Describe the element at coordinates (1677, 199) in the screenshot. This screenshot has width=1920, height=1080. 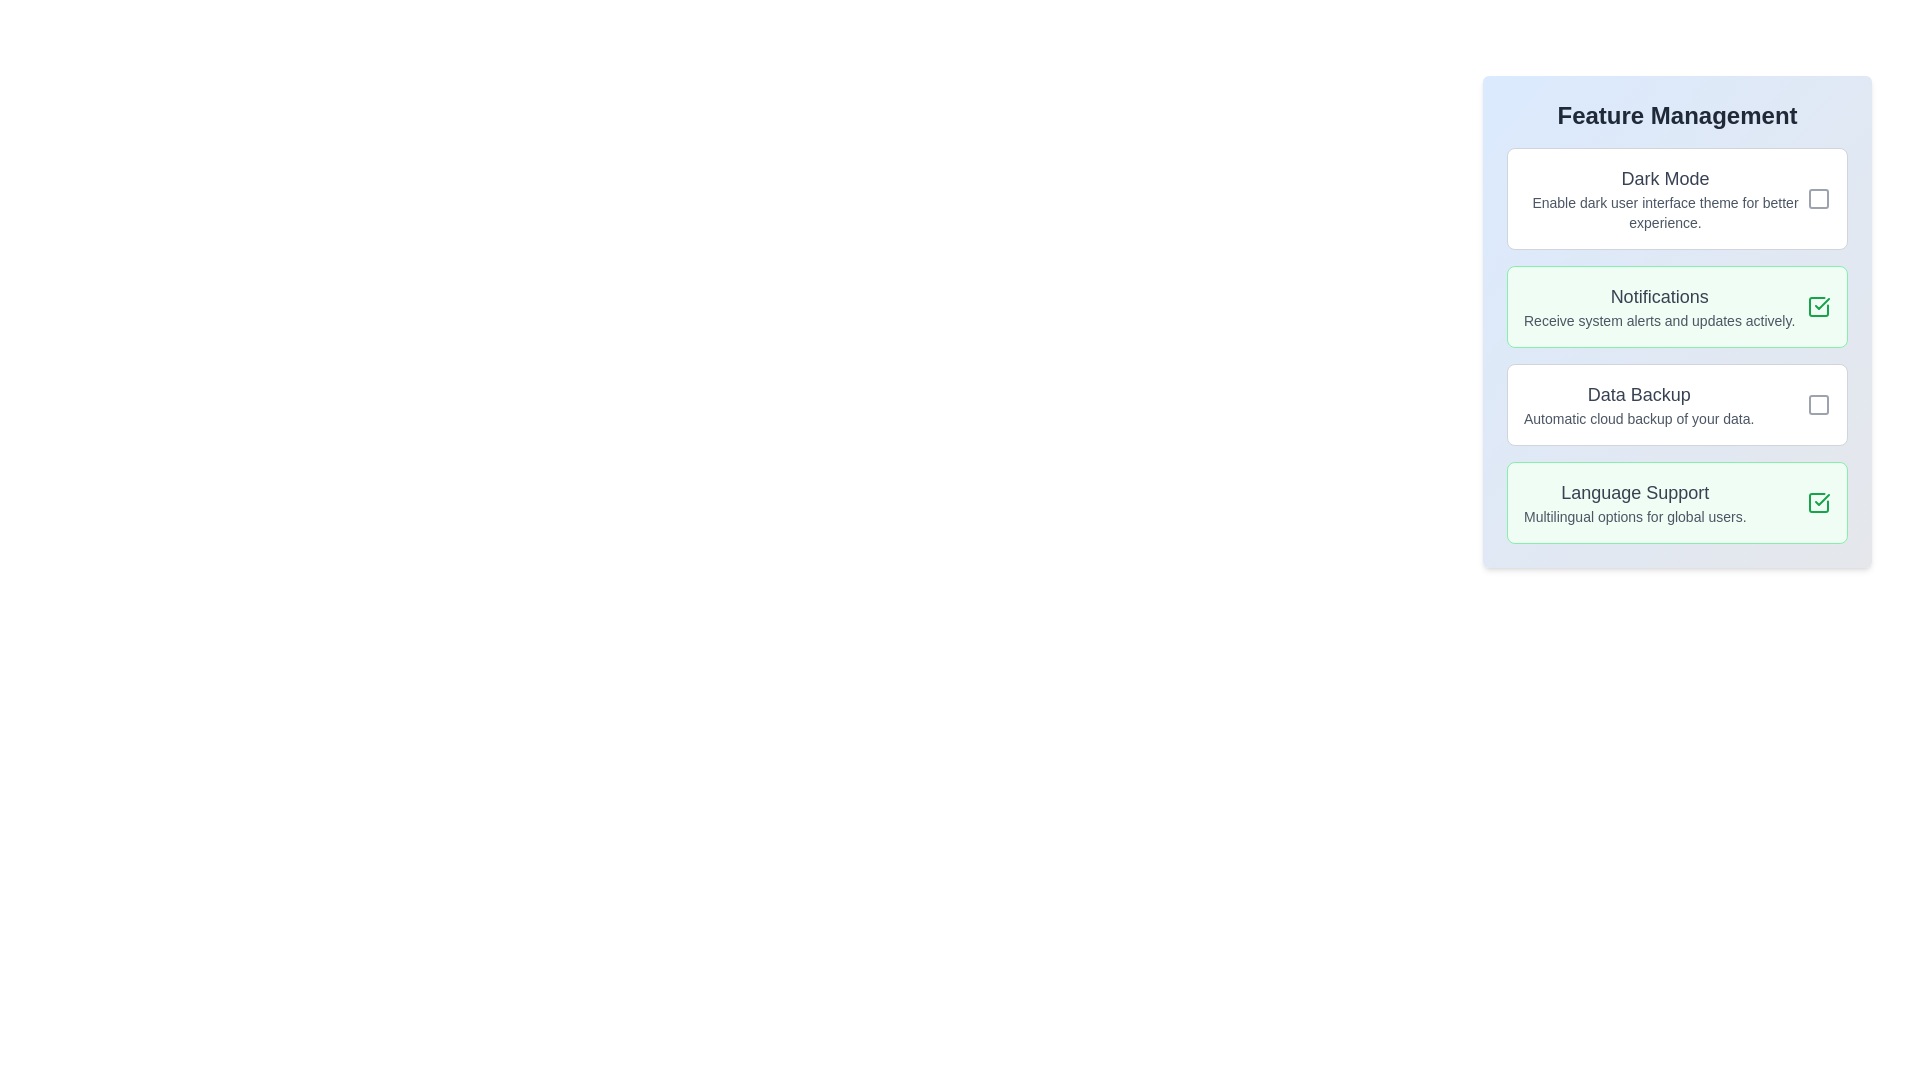
I see `the description of the selected feature for better readability` at that location.